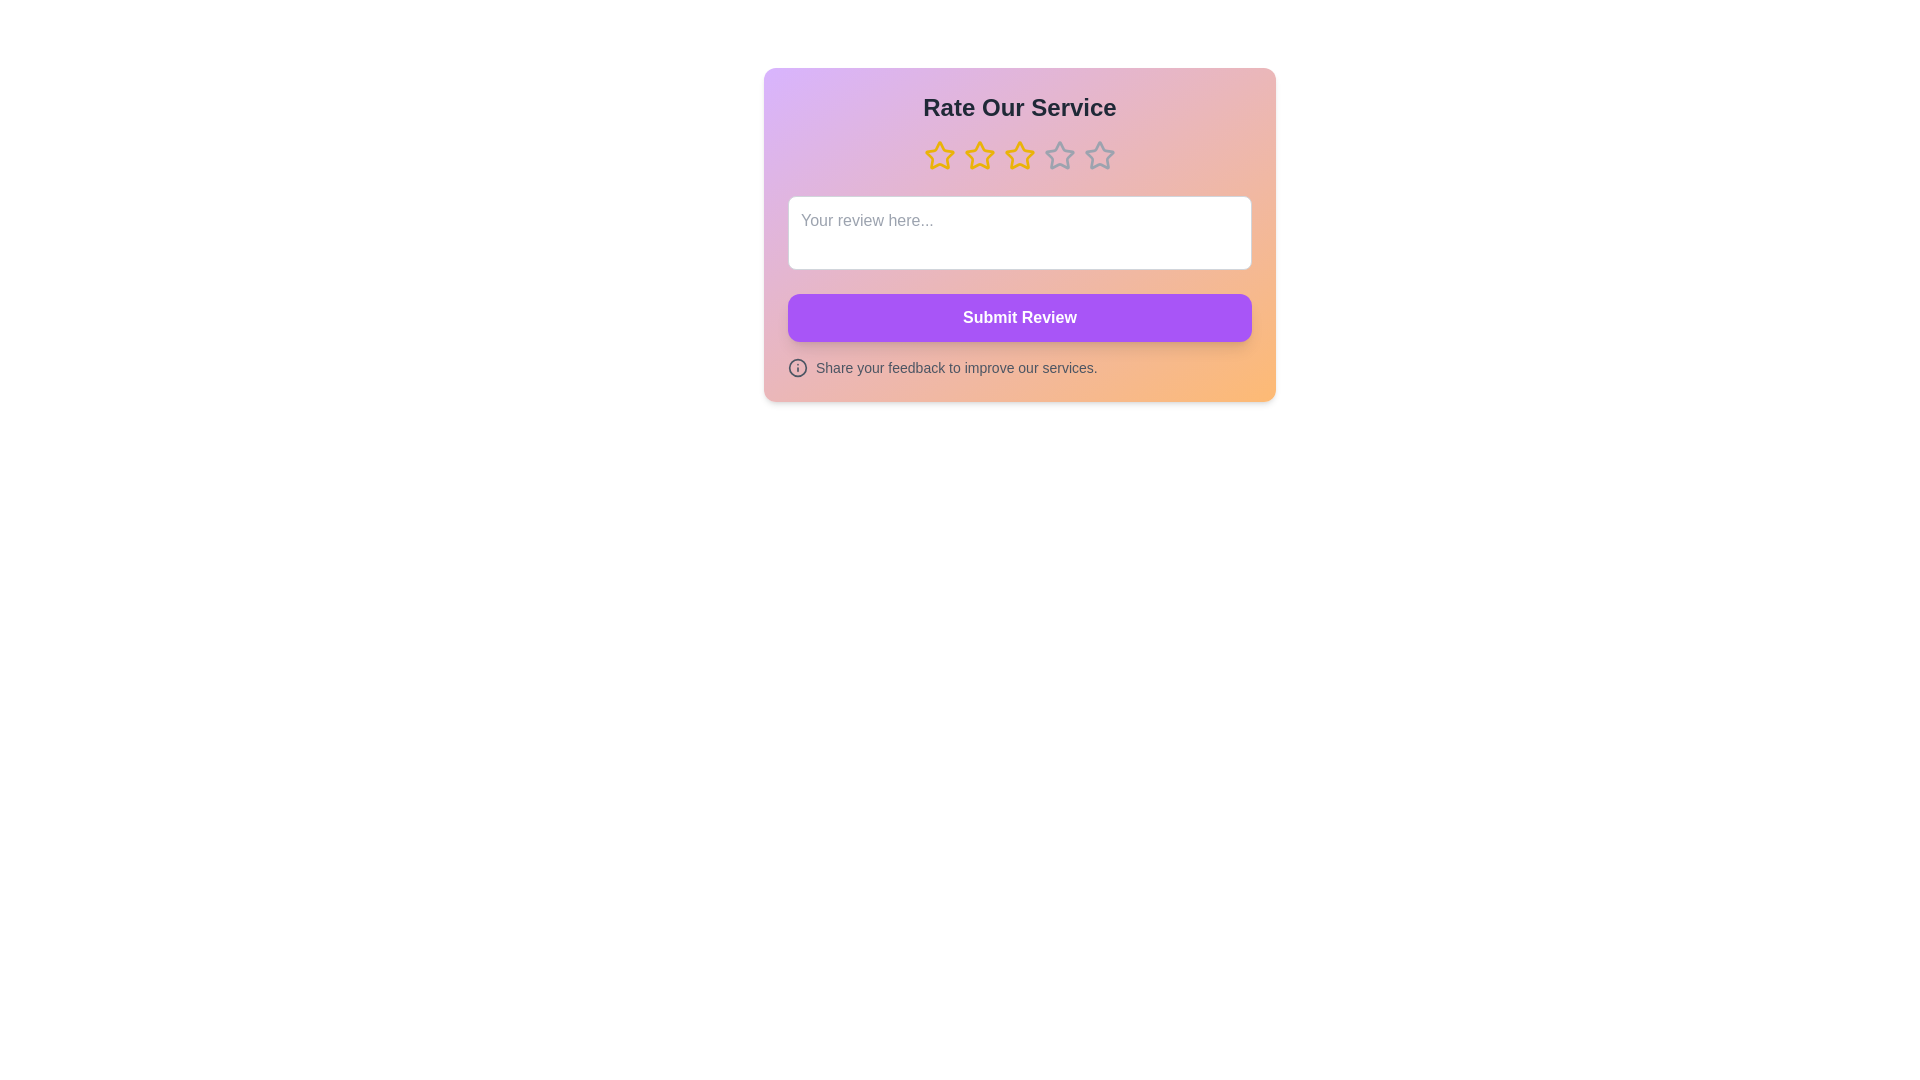 The width and height of the screenshot is (1920, 1080). Describe the element at coordinates (1019, 154) in the screenshot. I see `across the stars in the Rating component below the 'Rate Our Service' title` at that location.